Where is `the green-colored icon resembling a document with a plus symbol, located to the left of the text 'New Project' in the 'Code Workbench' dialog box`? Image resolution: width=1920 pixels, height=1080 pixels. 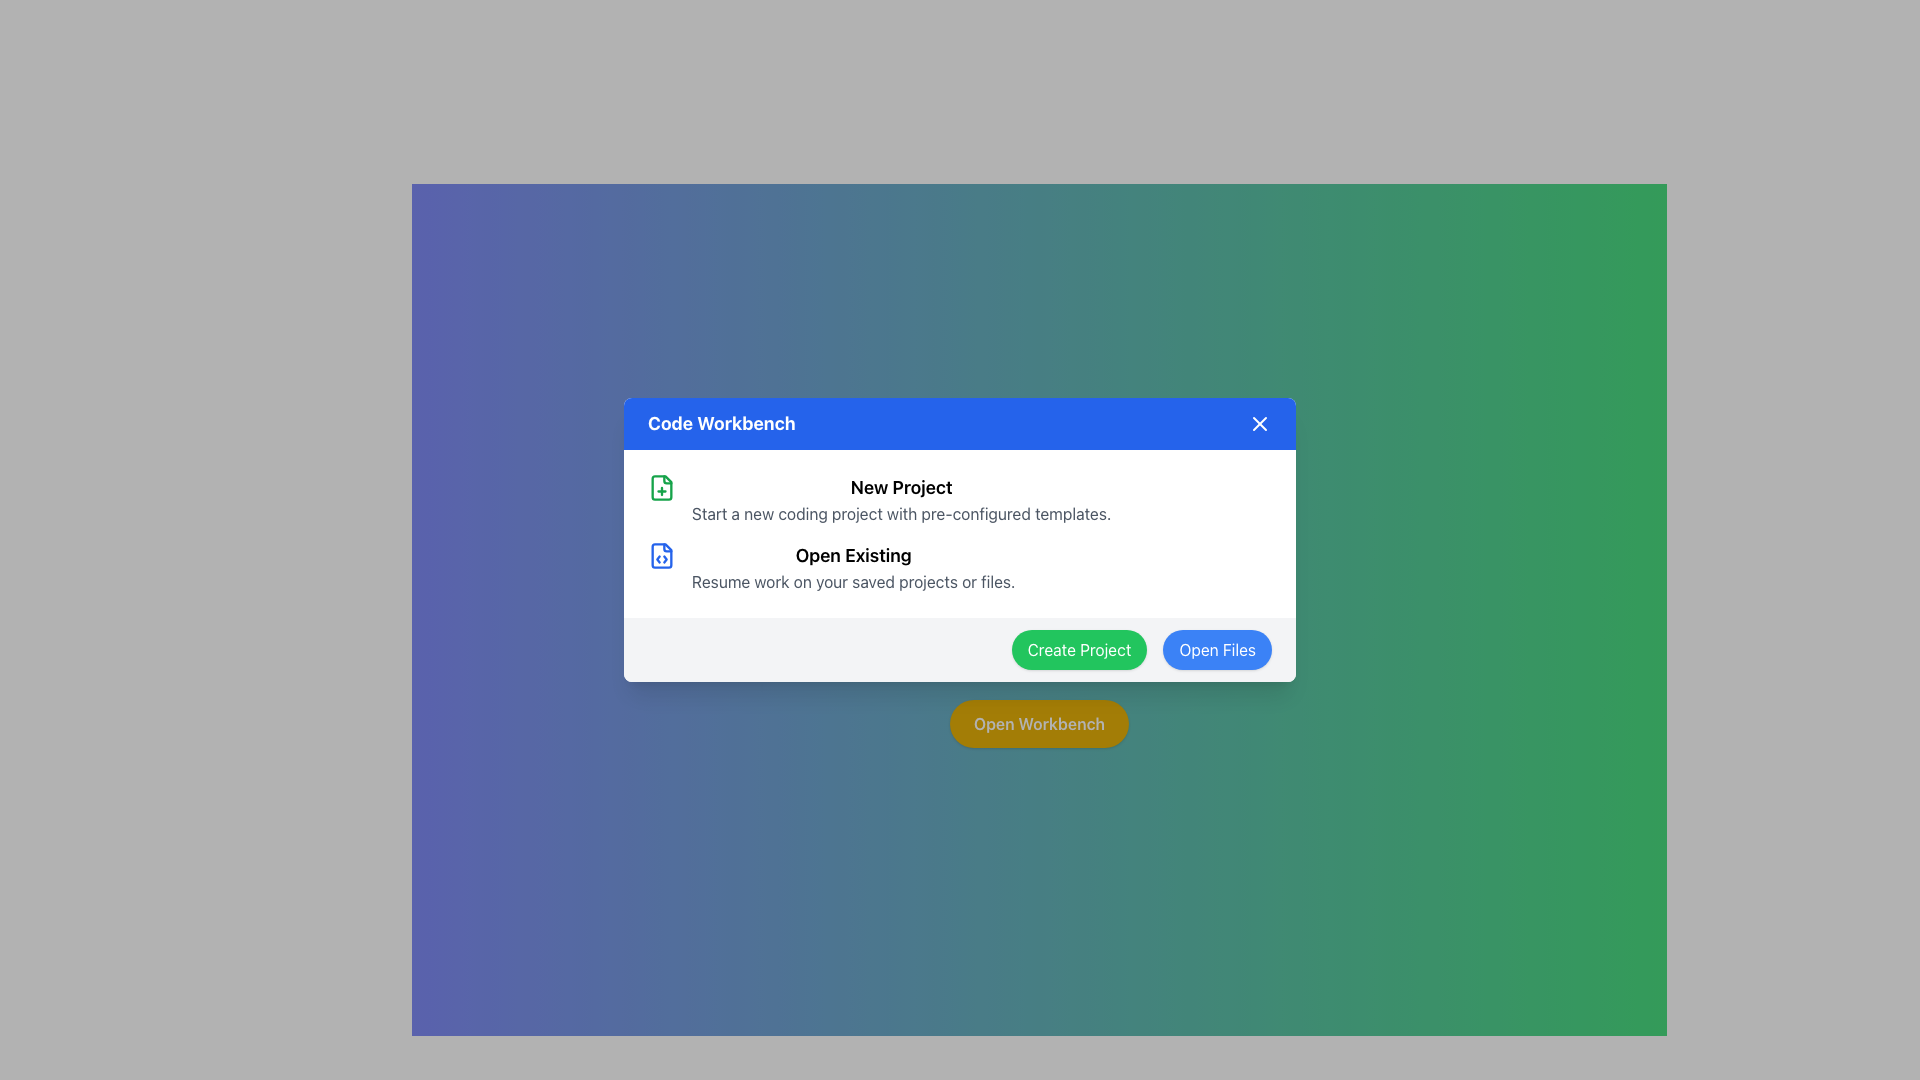
the green-colored icon resembling a document with a plus symbol, located to the left of the text 'New Project' in the 'Code Workbench' dialog box is located at coordinates (662, 488).